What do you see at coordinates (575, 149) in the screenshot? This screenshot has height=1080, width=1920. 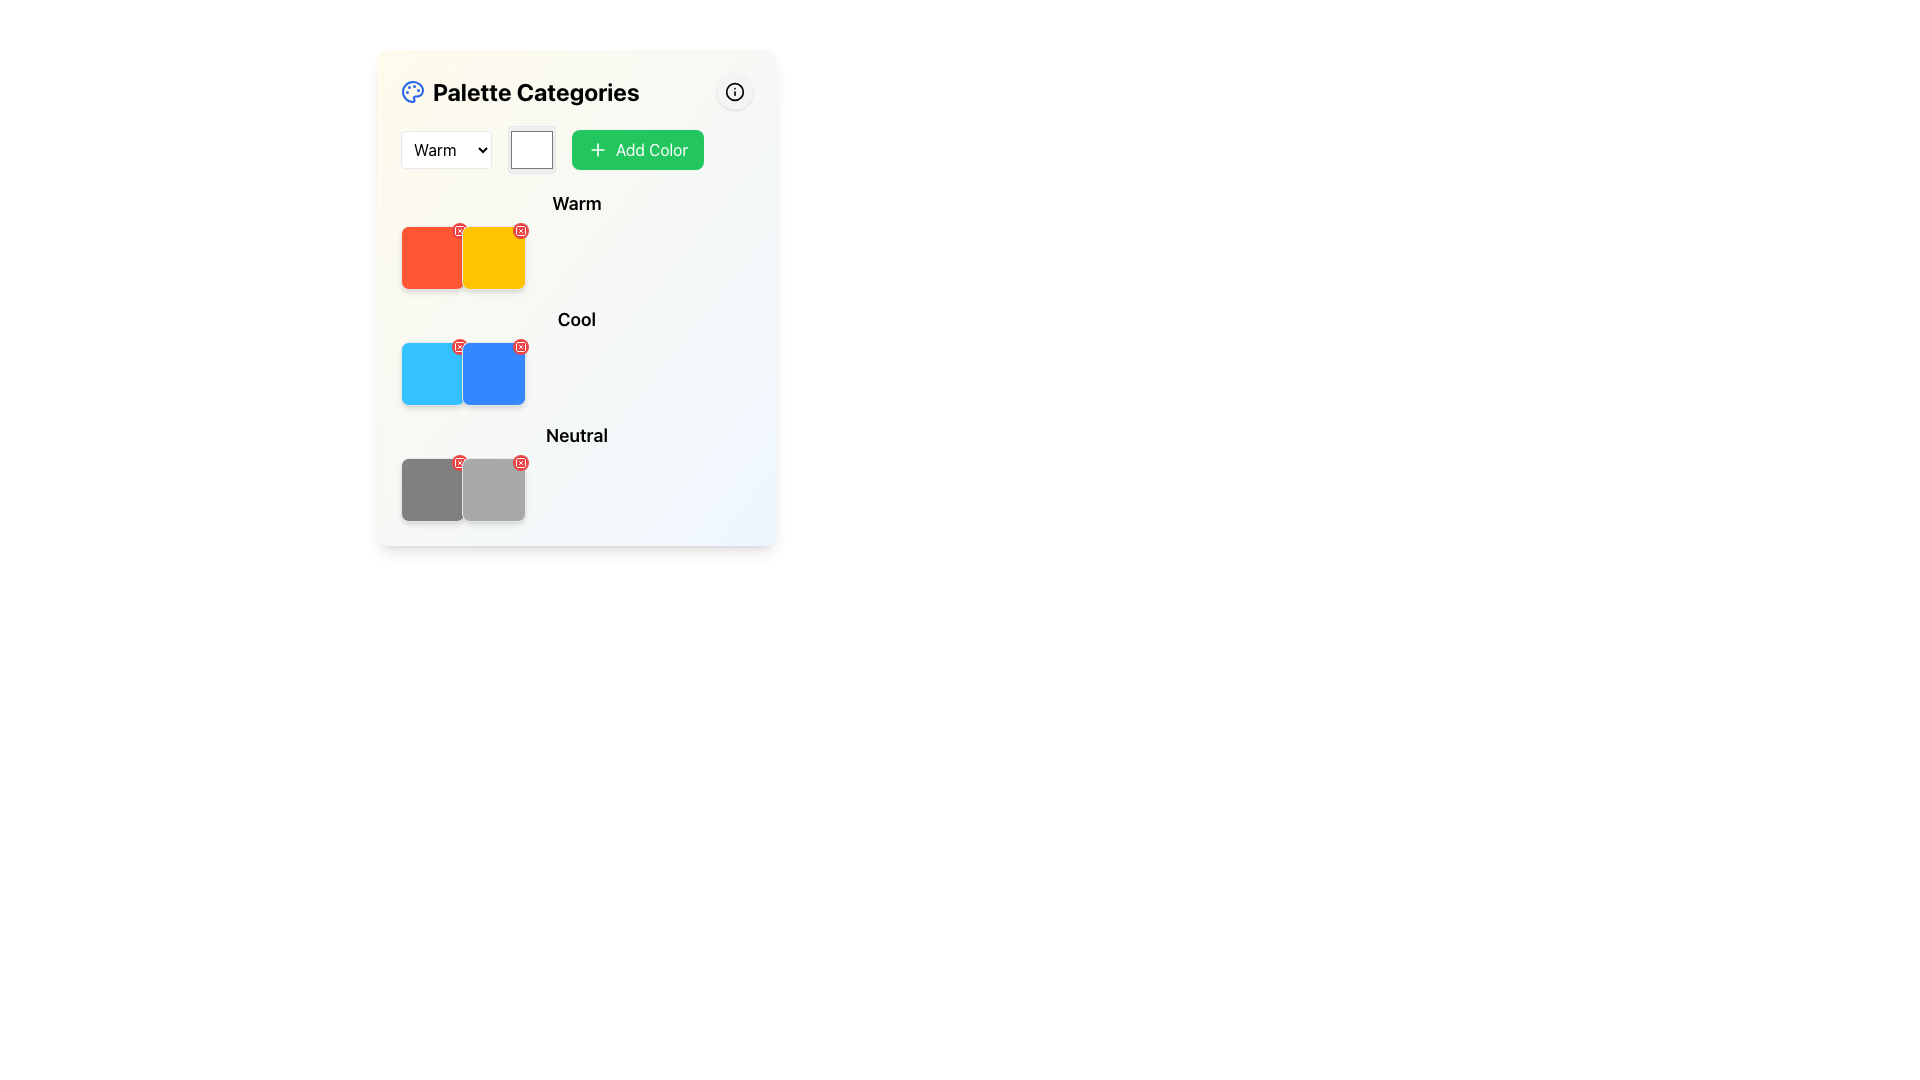 I see `the green button located at the top right of the palette interface, which allows users to add a new color to the selected category` at bounding box center [575, 149].